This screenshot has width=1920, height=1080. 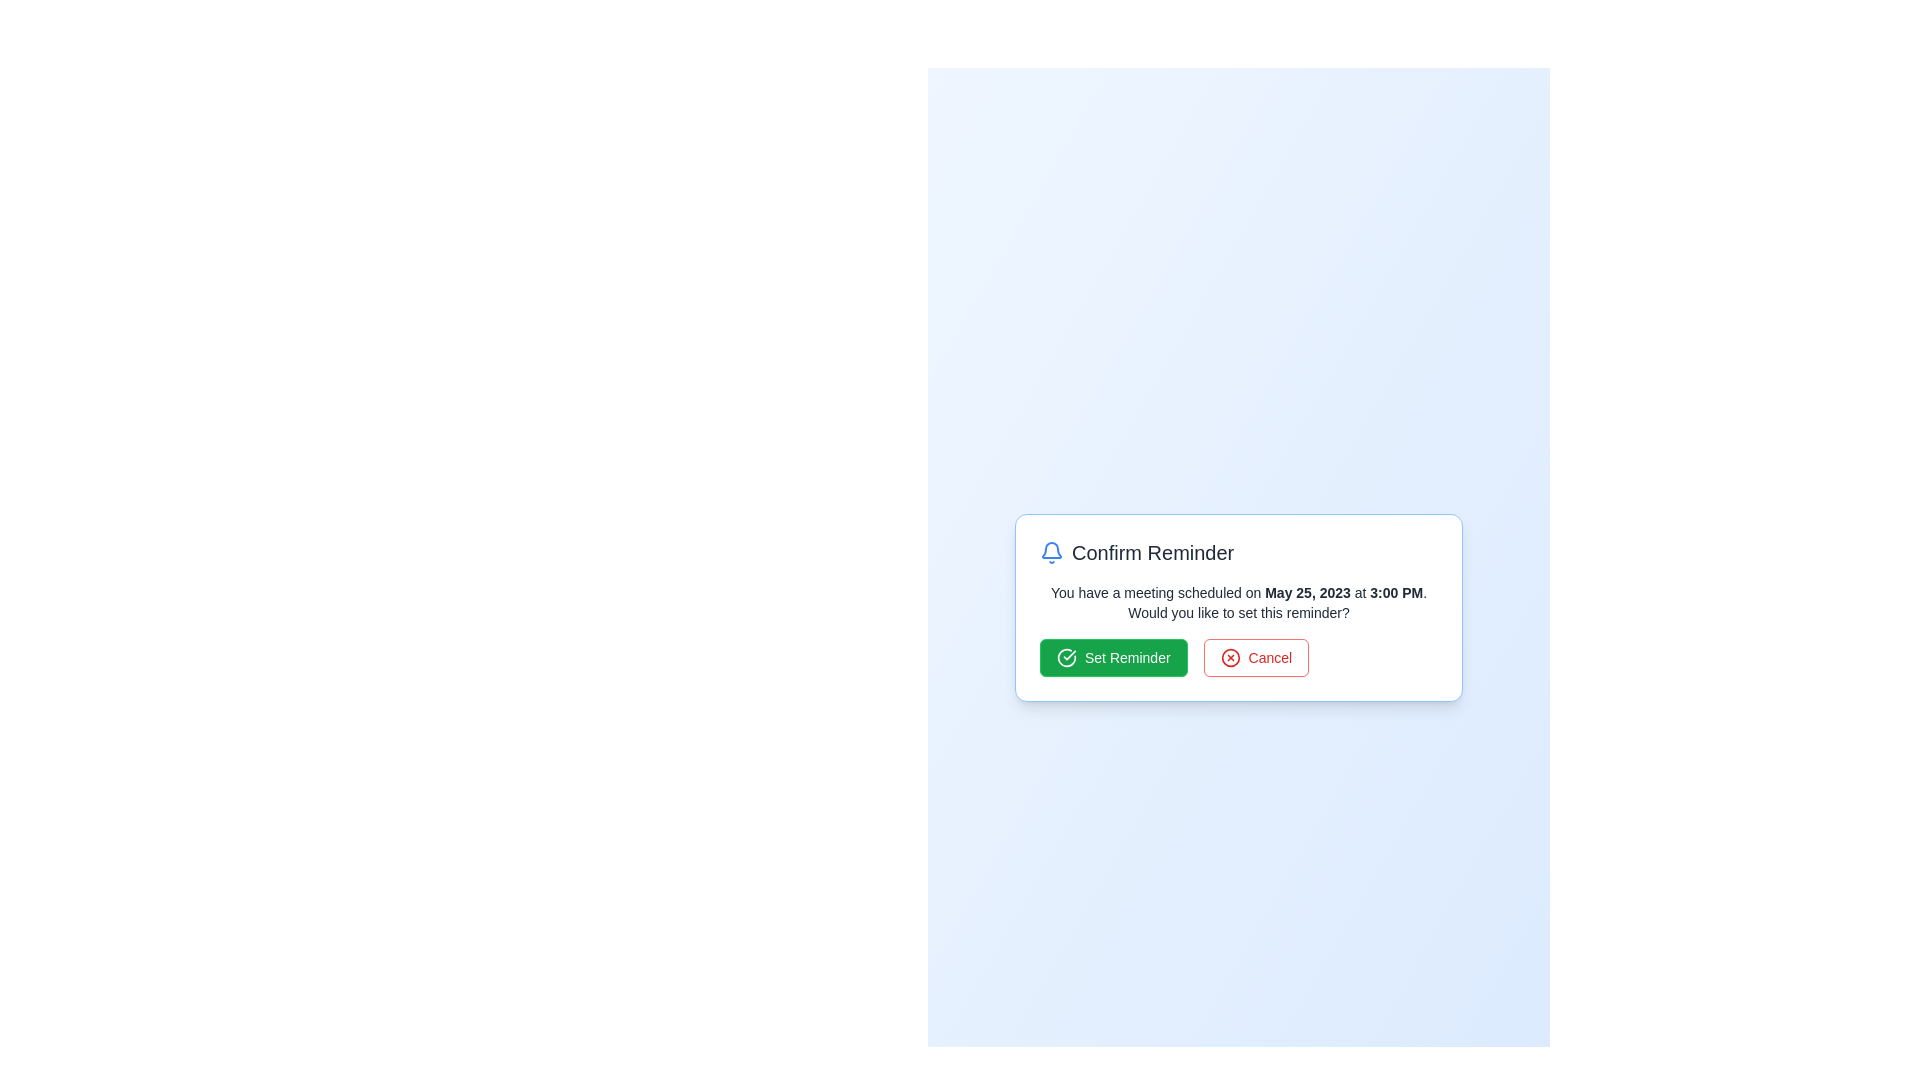 What do you see at coordinates (1112, 658) in the screenshot?
I see `the bright green button labeled 'Set Reminder' with a white circular checkmark icon to set a reminder` at bounding box center [1112, 658].